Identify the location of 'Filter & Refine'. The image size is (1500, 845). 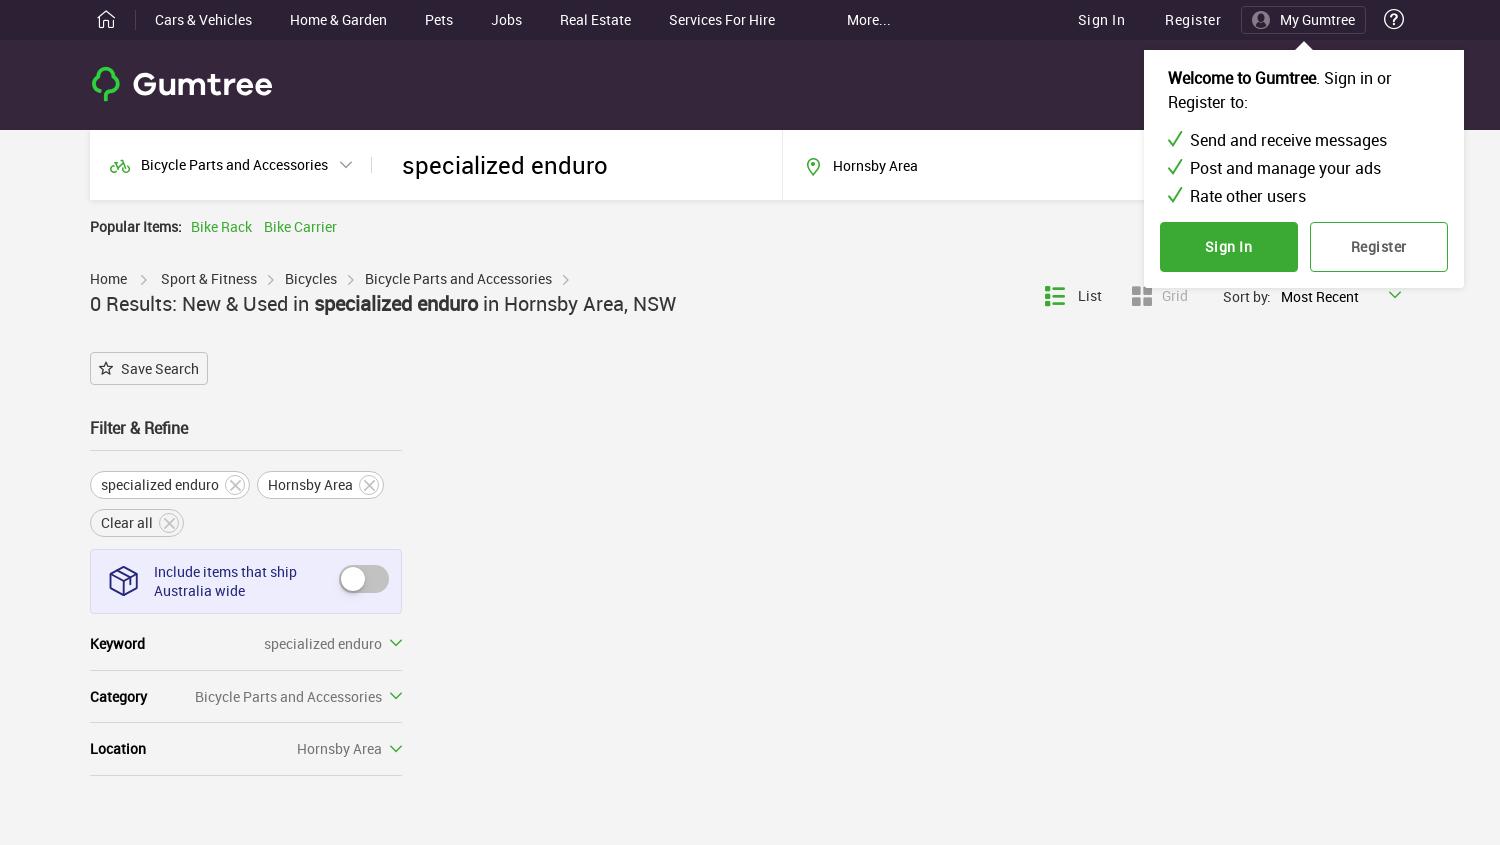
(139, 427).